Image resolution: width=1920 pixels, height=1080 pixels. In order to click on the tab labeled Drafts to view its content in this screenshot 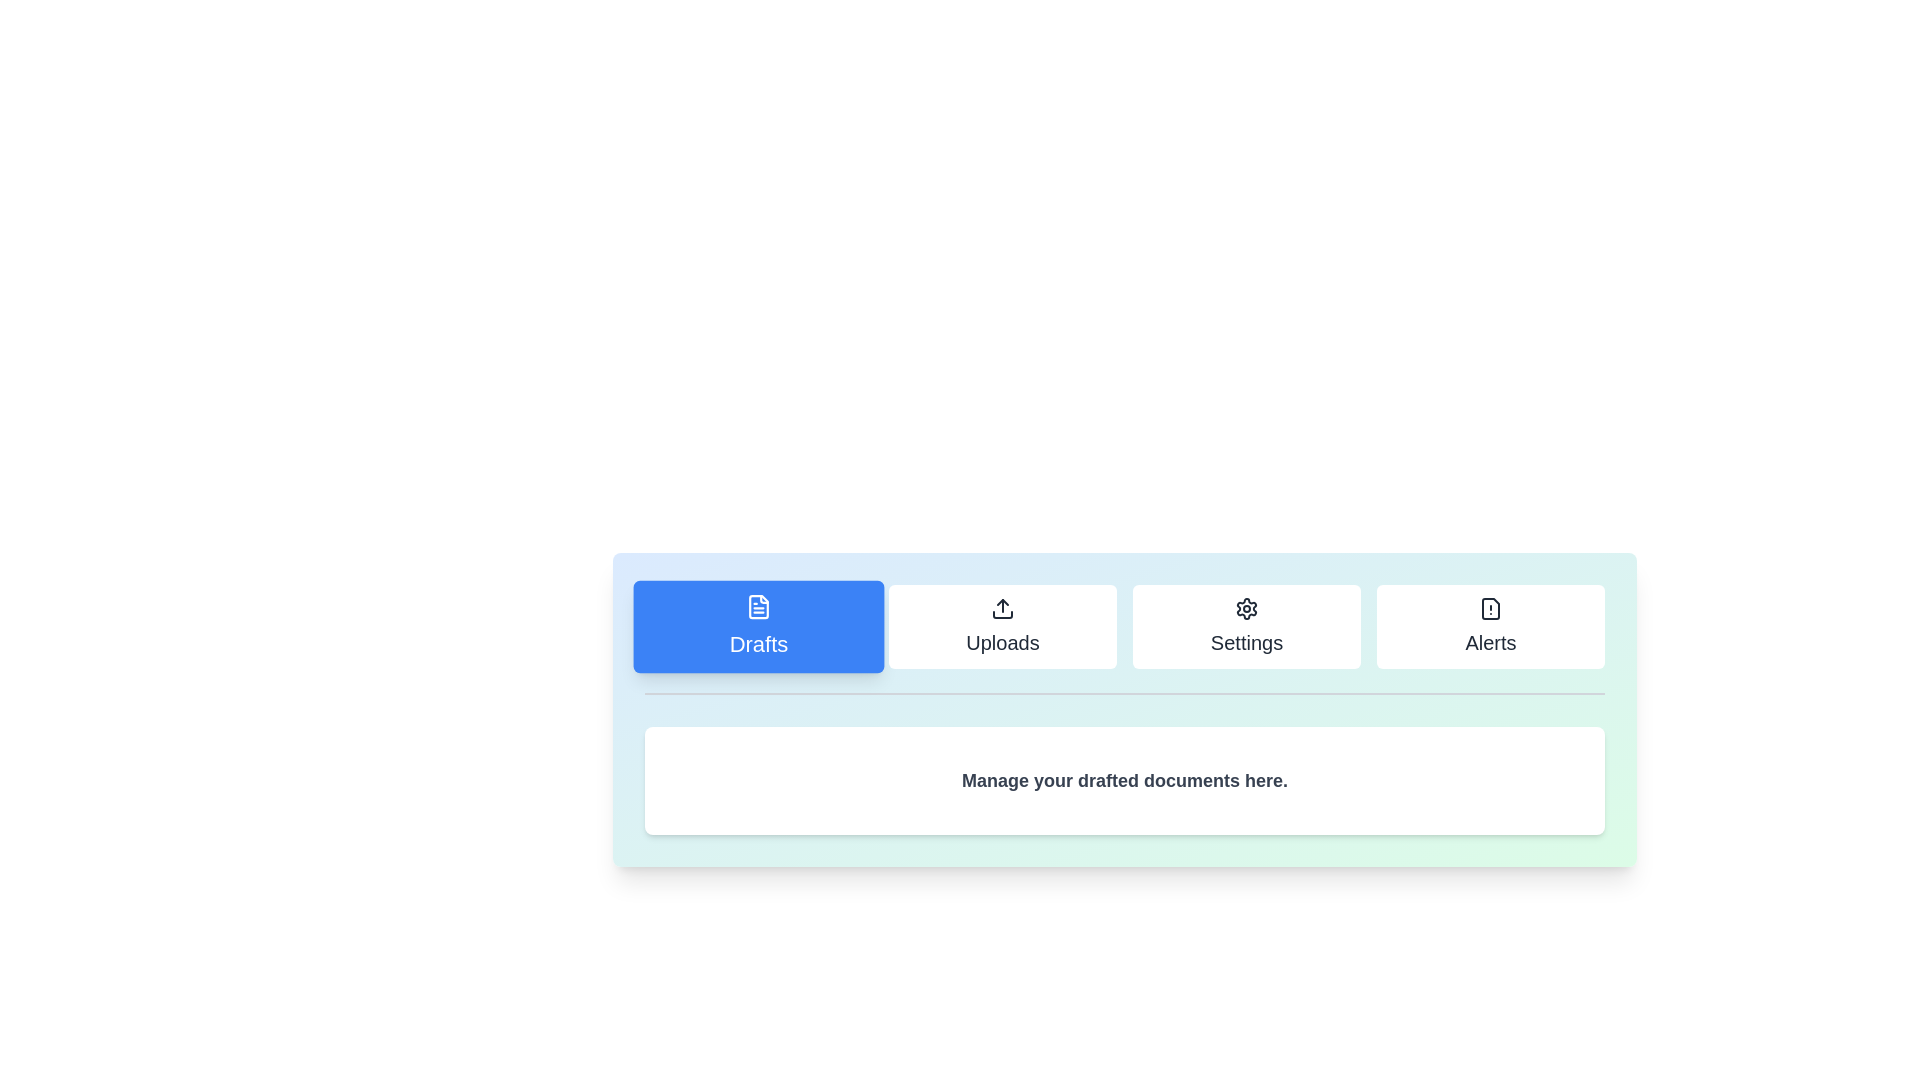, I will do `click(757, 626)`.